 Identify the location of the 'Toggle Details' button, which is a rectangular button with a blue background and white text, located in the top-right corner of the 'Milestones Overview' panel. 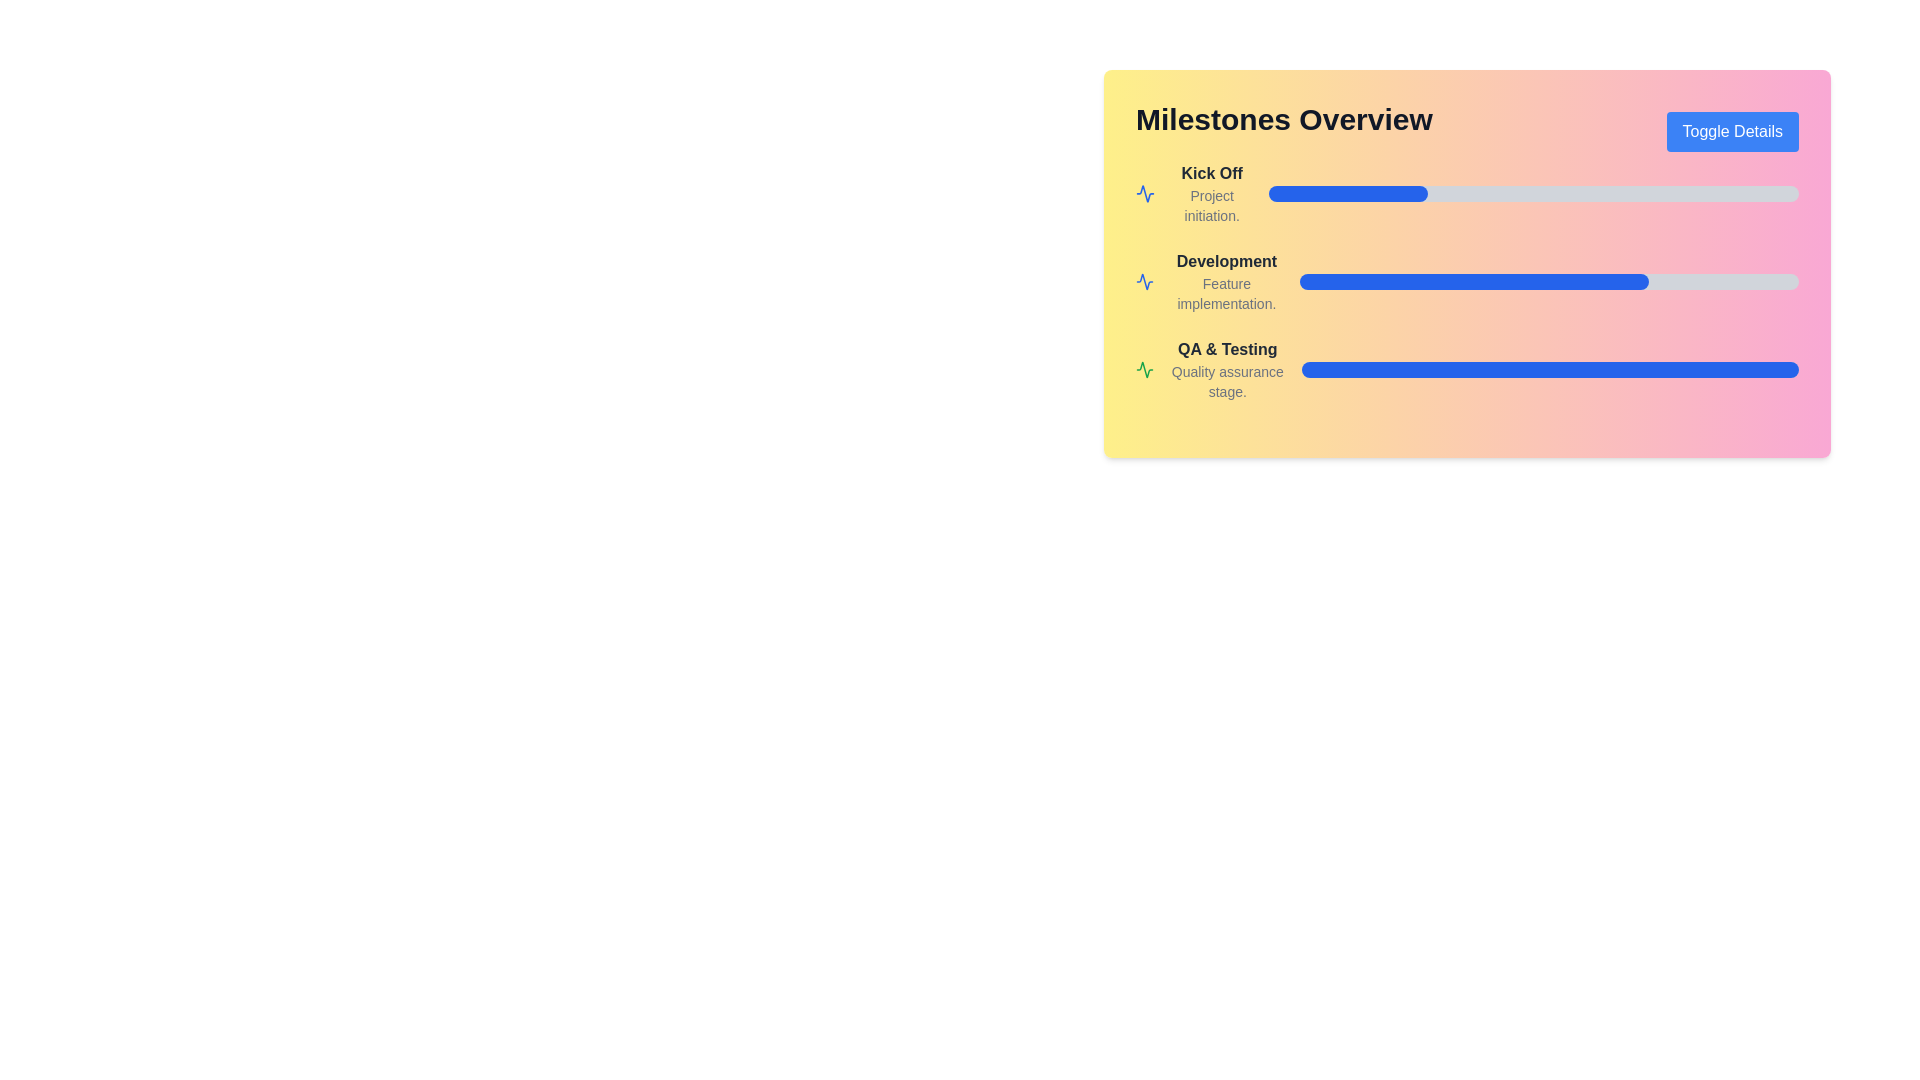
(1731, 131).